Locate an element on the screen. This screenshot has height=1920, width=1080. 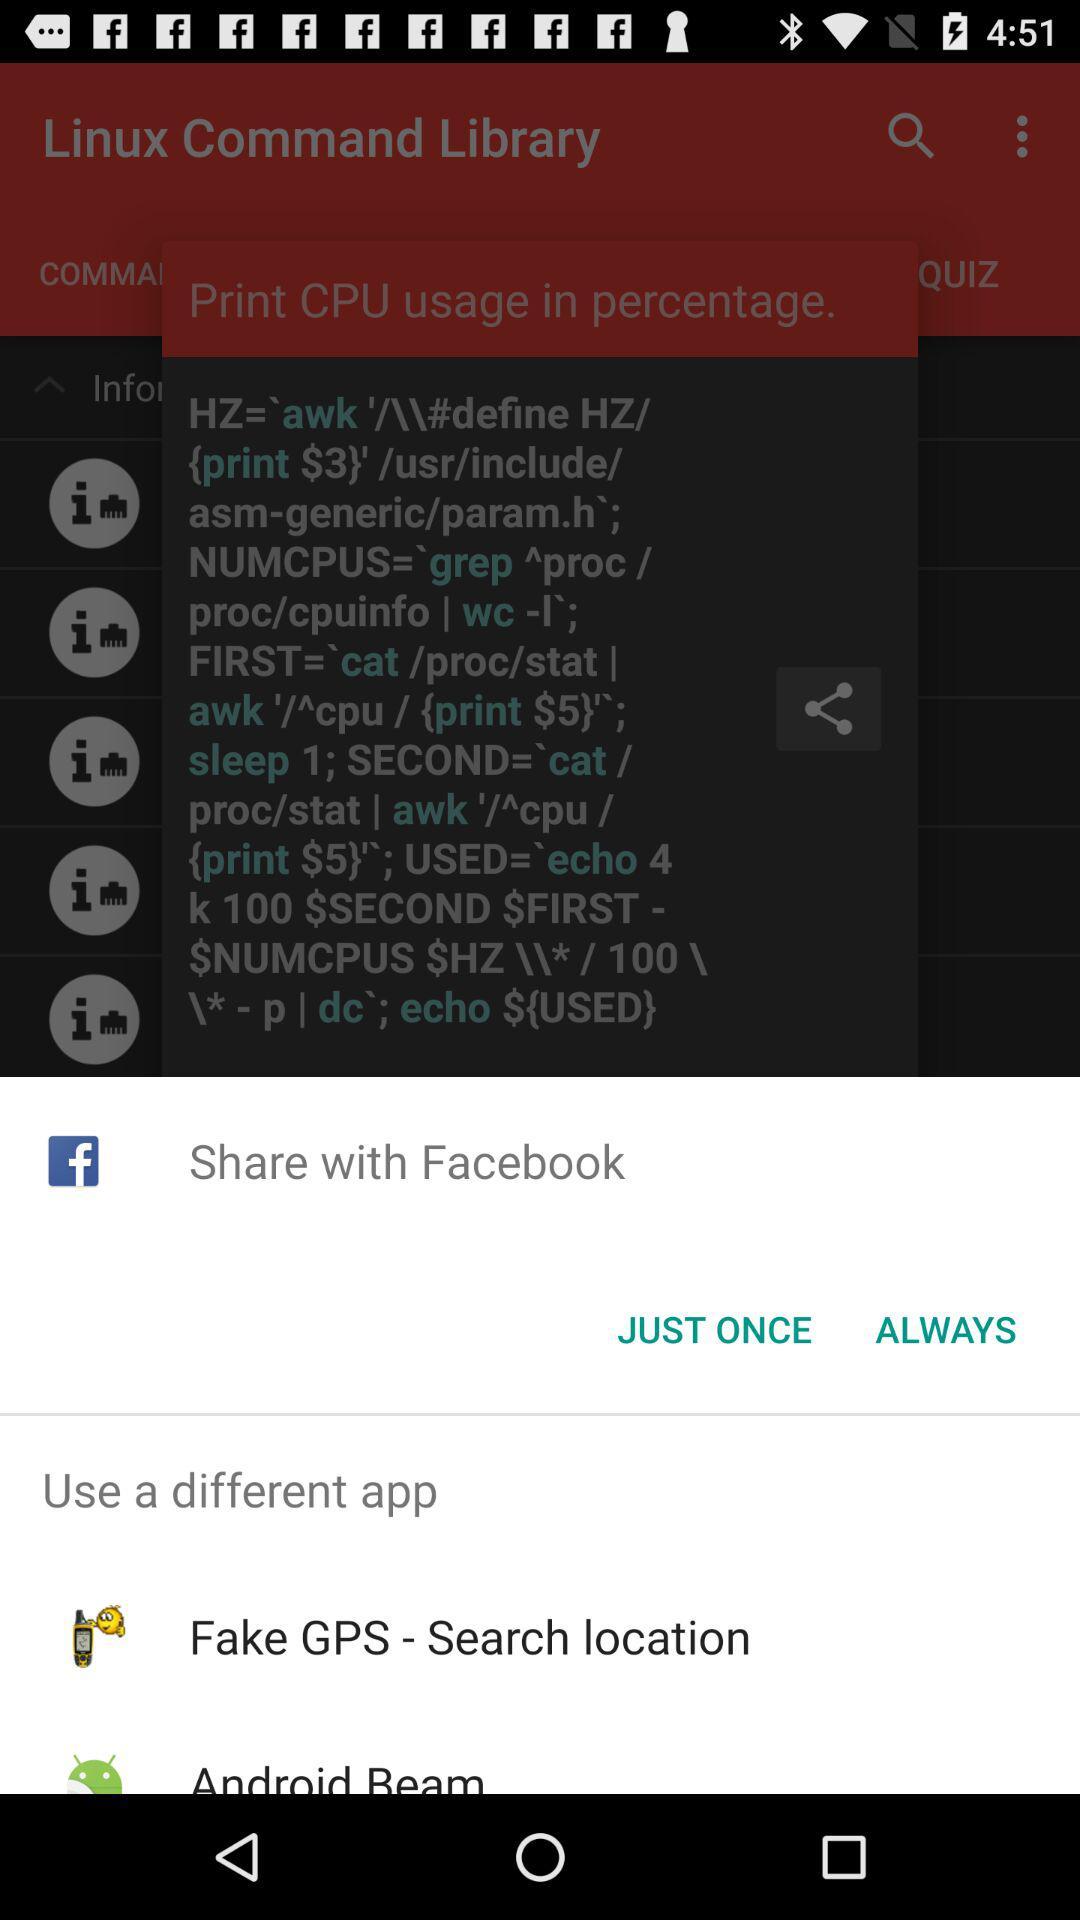
the always icon is located at coordinates (945, 1329).